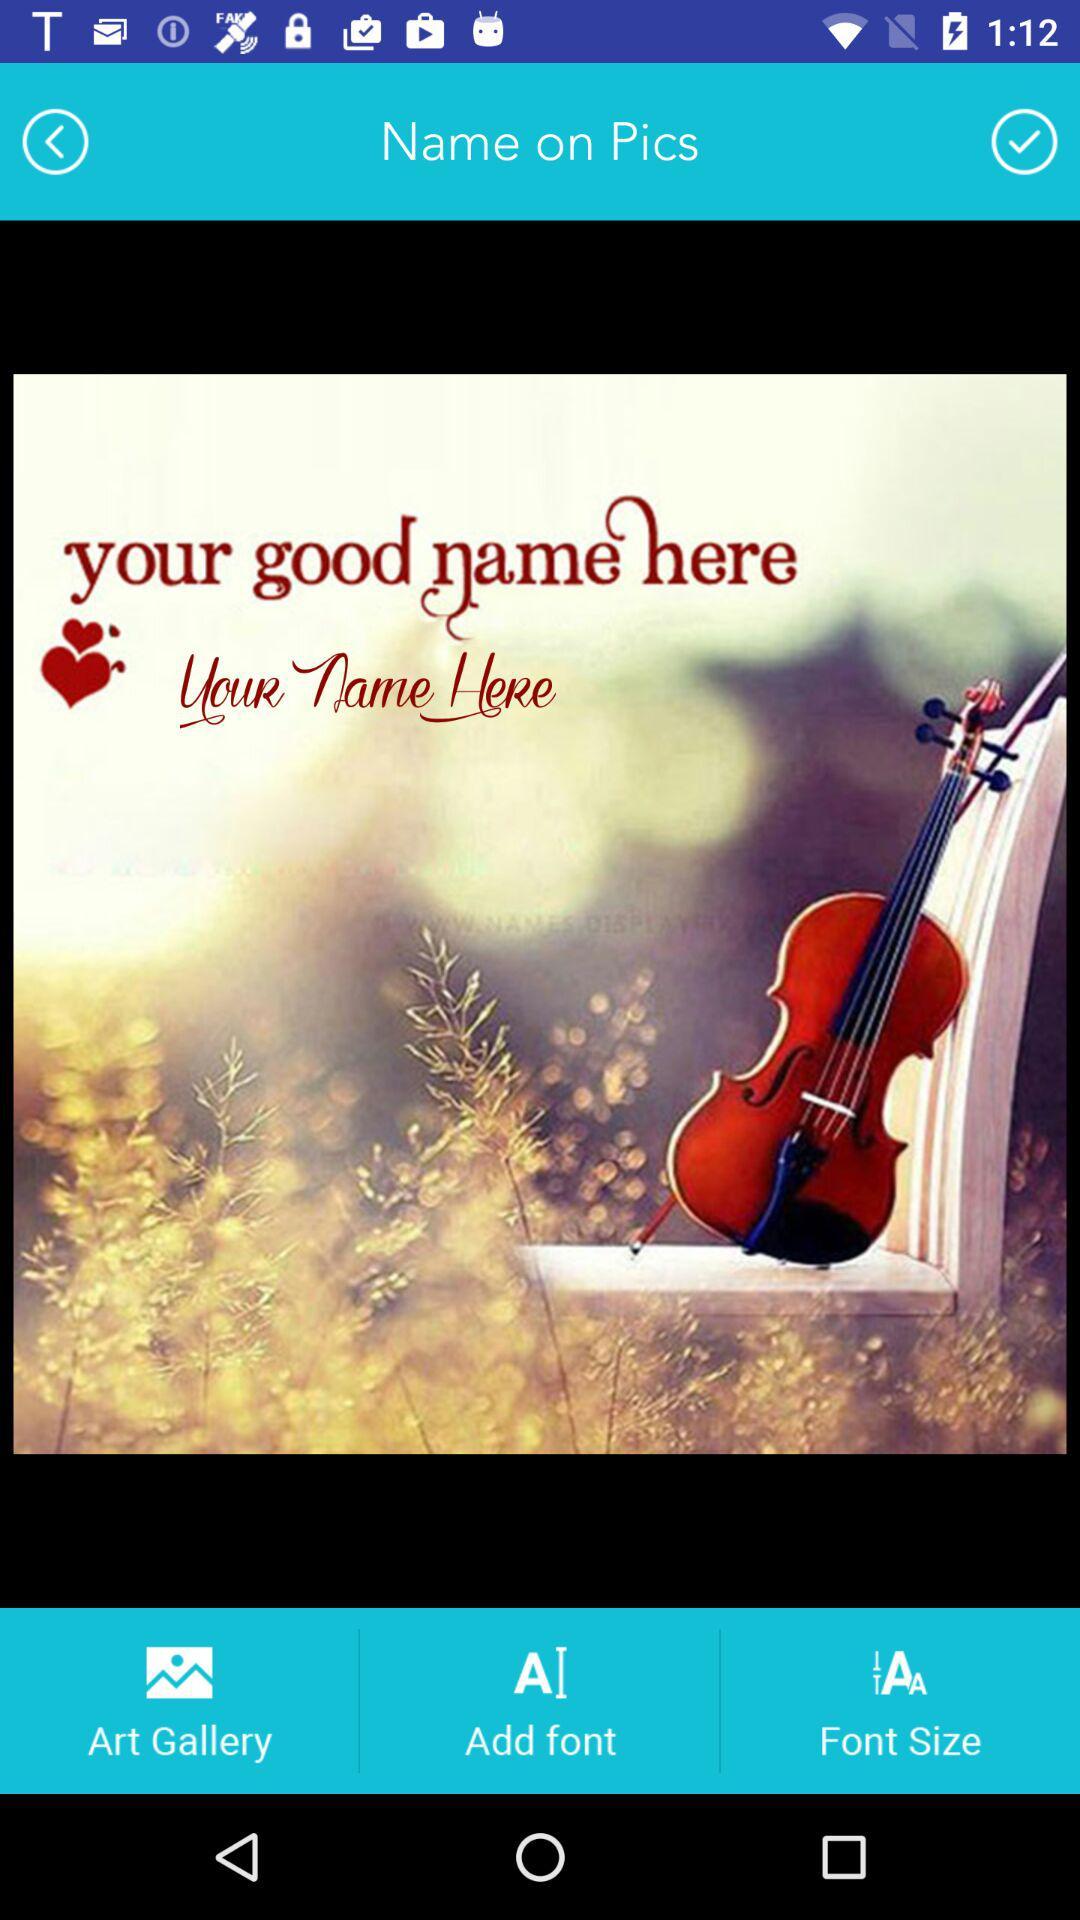 The width and height of the screenshot is (1080, 1920). Describe the element at coordinates (1024, 140) in the screenshot. I see `image` at that location.